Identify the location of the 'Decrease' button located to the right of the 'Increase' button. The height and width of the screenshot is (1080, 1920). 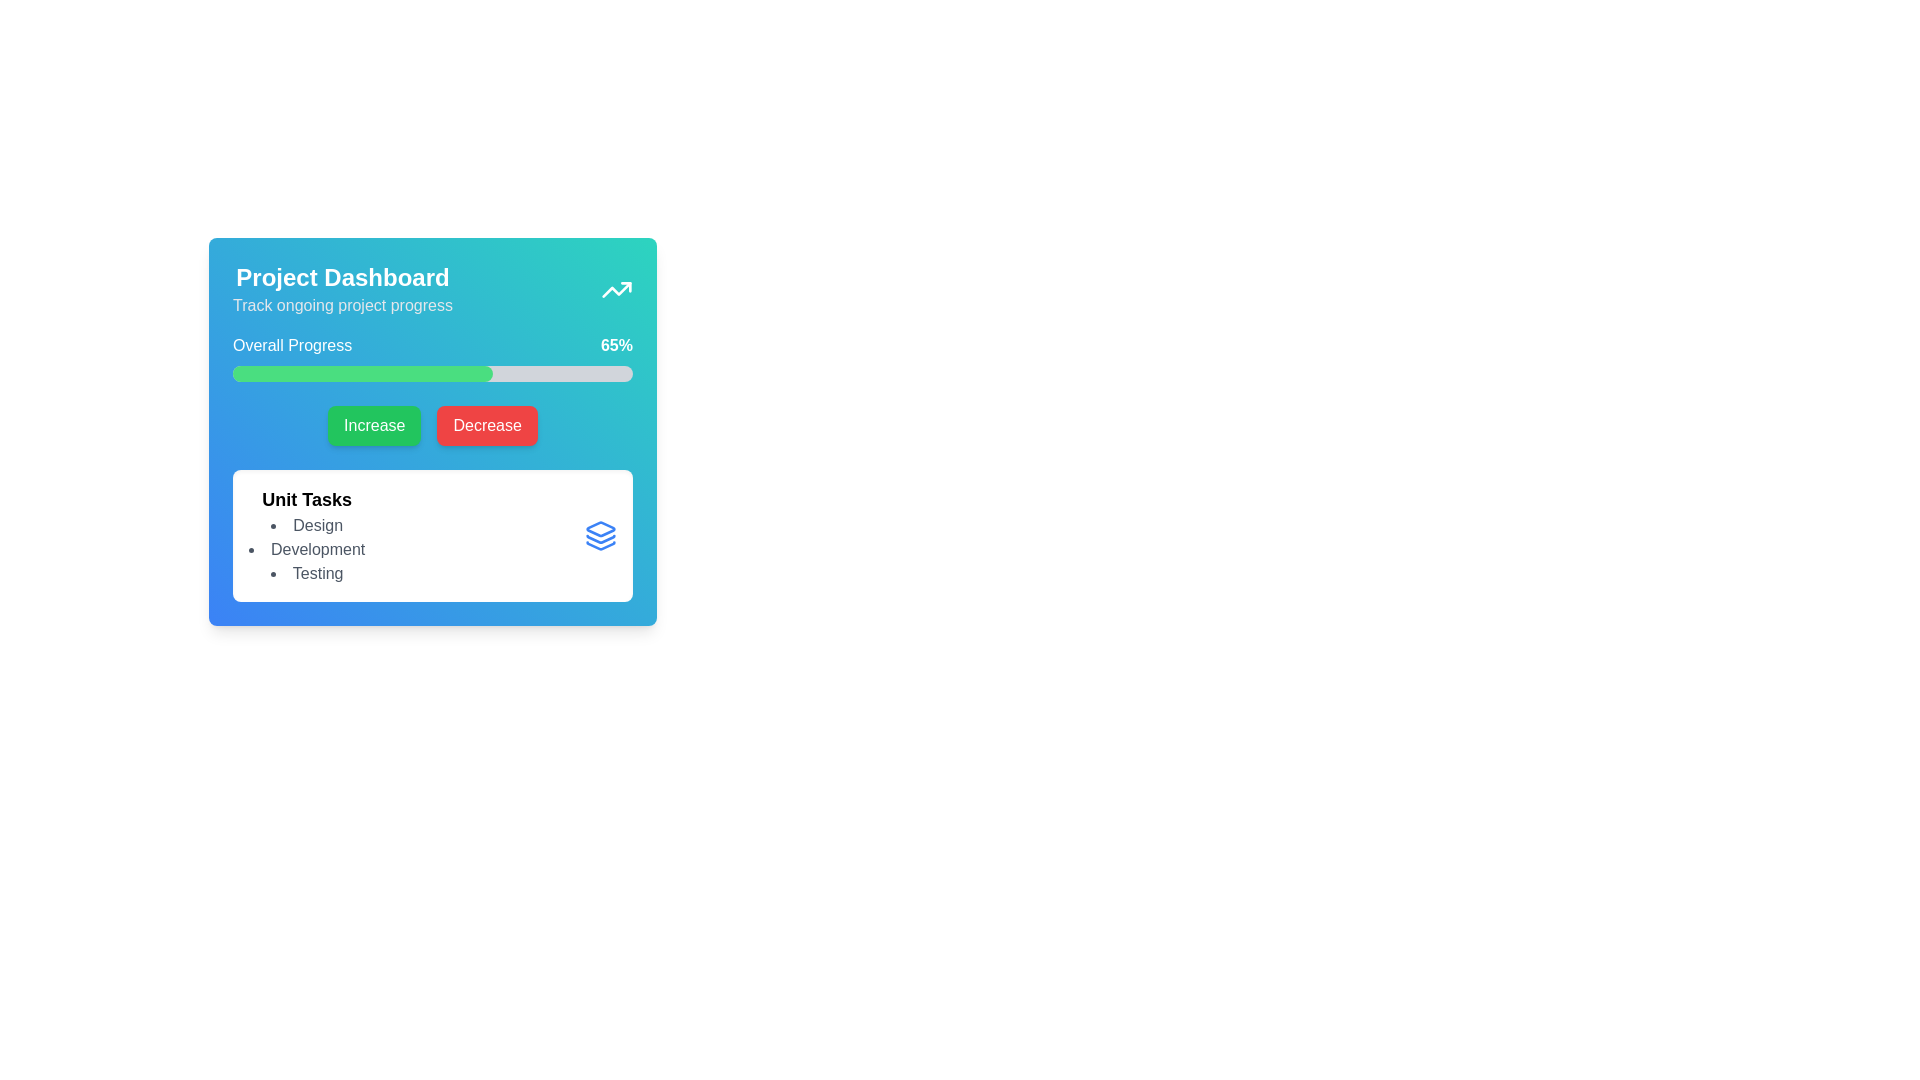
(487, 424).